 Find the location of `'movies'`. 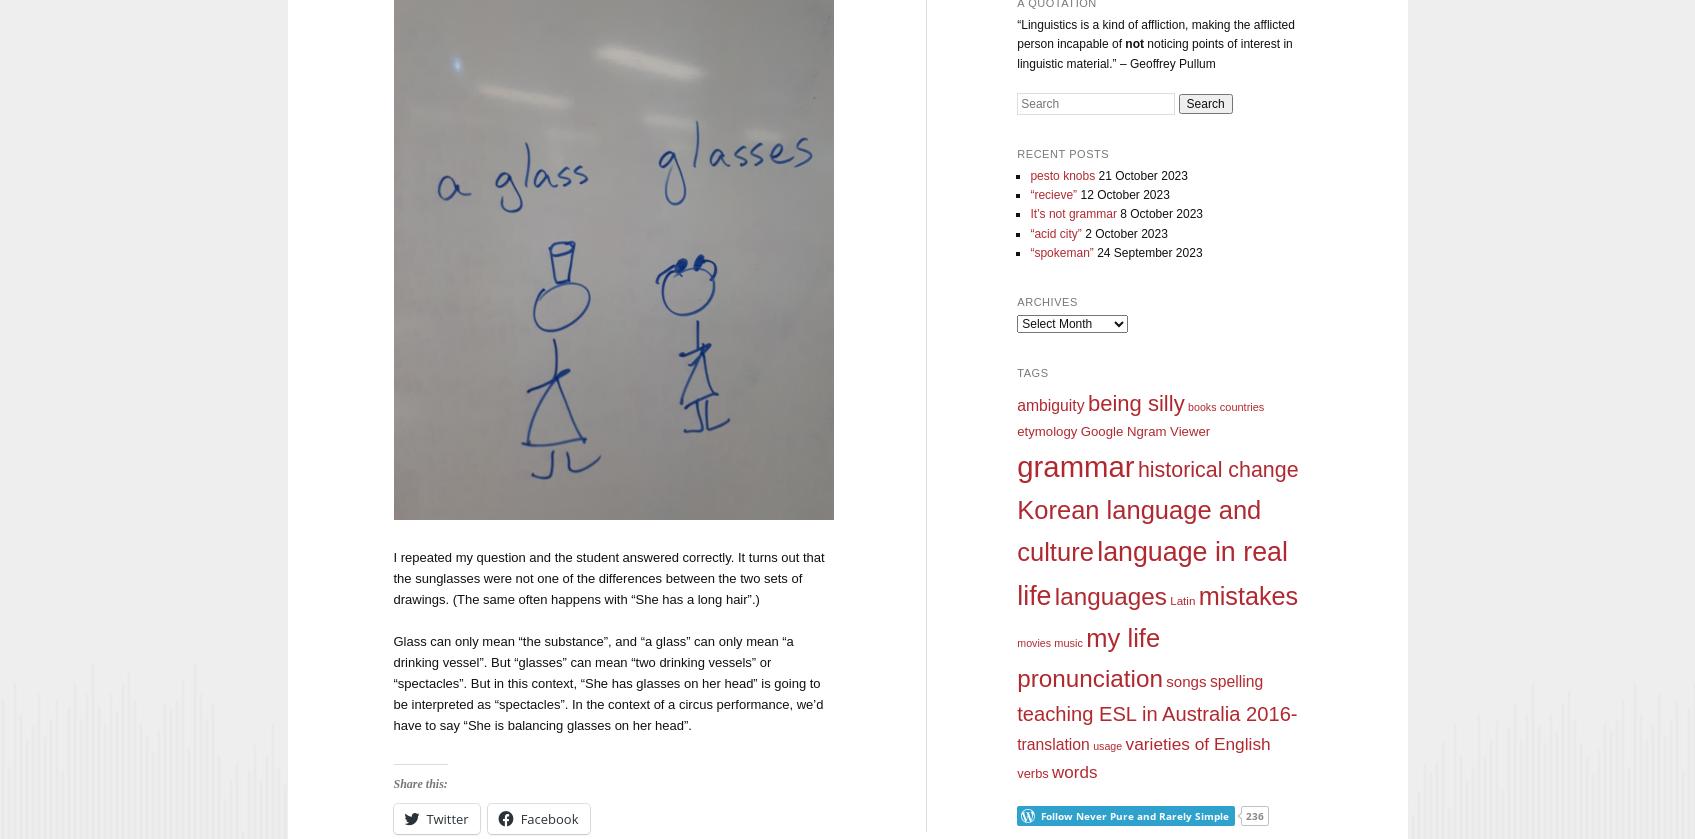

'movies' is located at coordinates (1032, 641).